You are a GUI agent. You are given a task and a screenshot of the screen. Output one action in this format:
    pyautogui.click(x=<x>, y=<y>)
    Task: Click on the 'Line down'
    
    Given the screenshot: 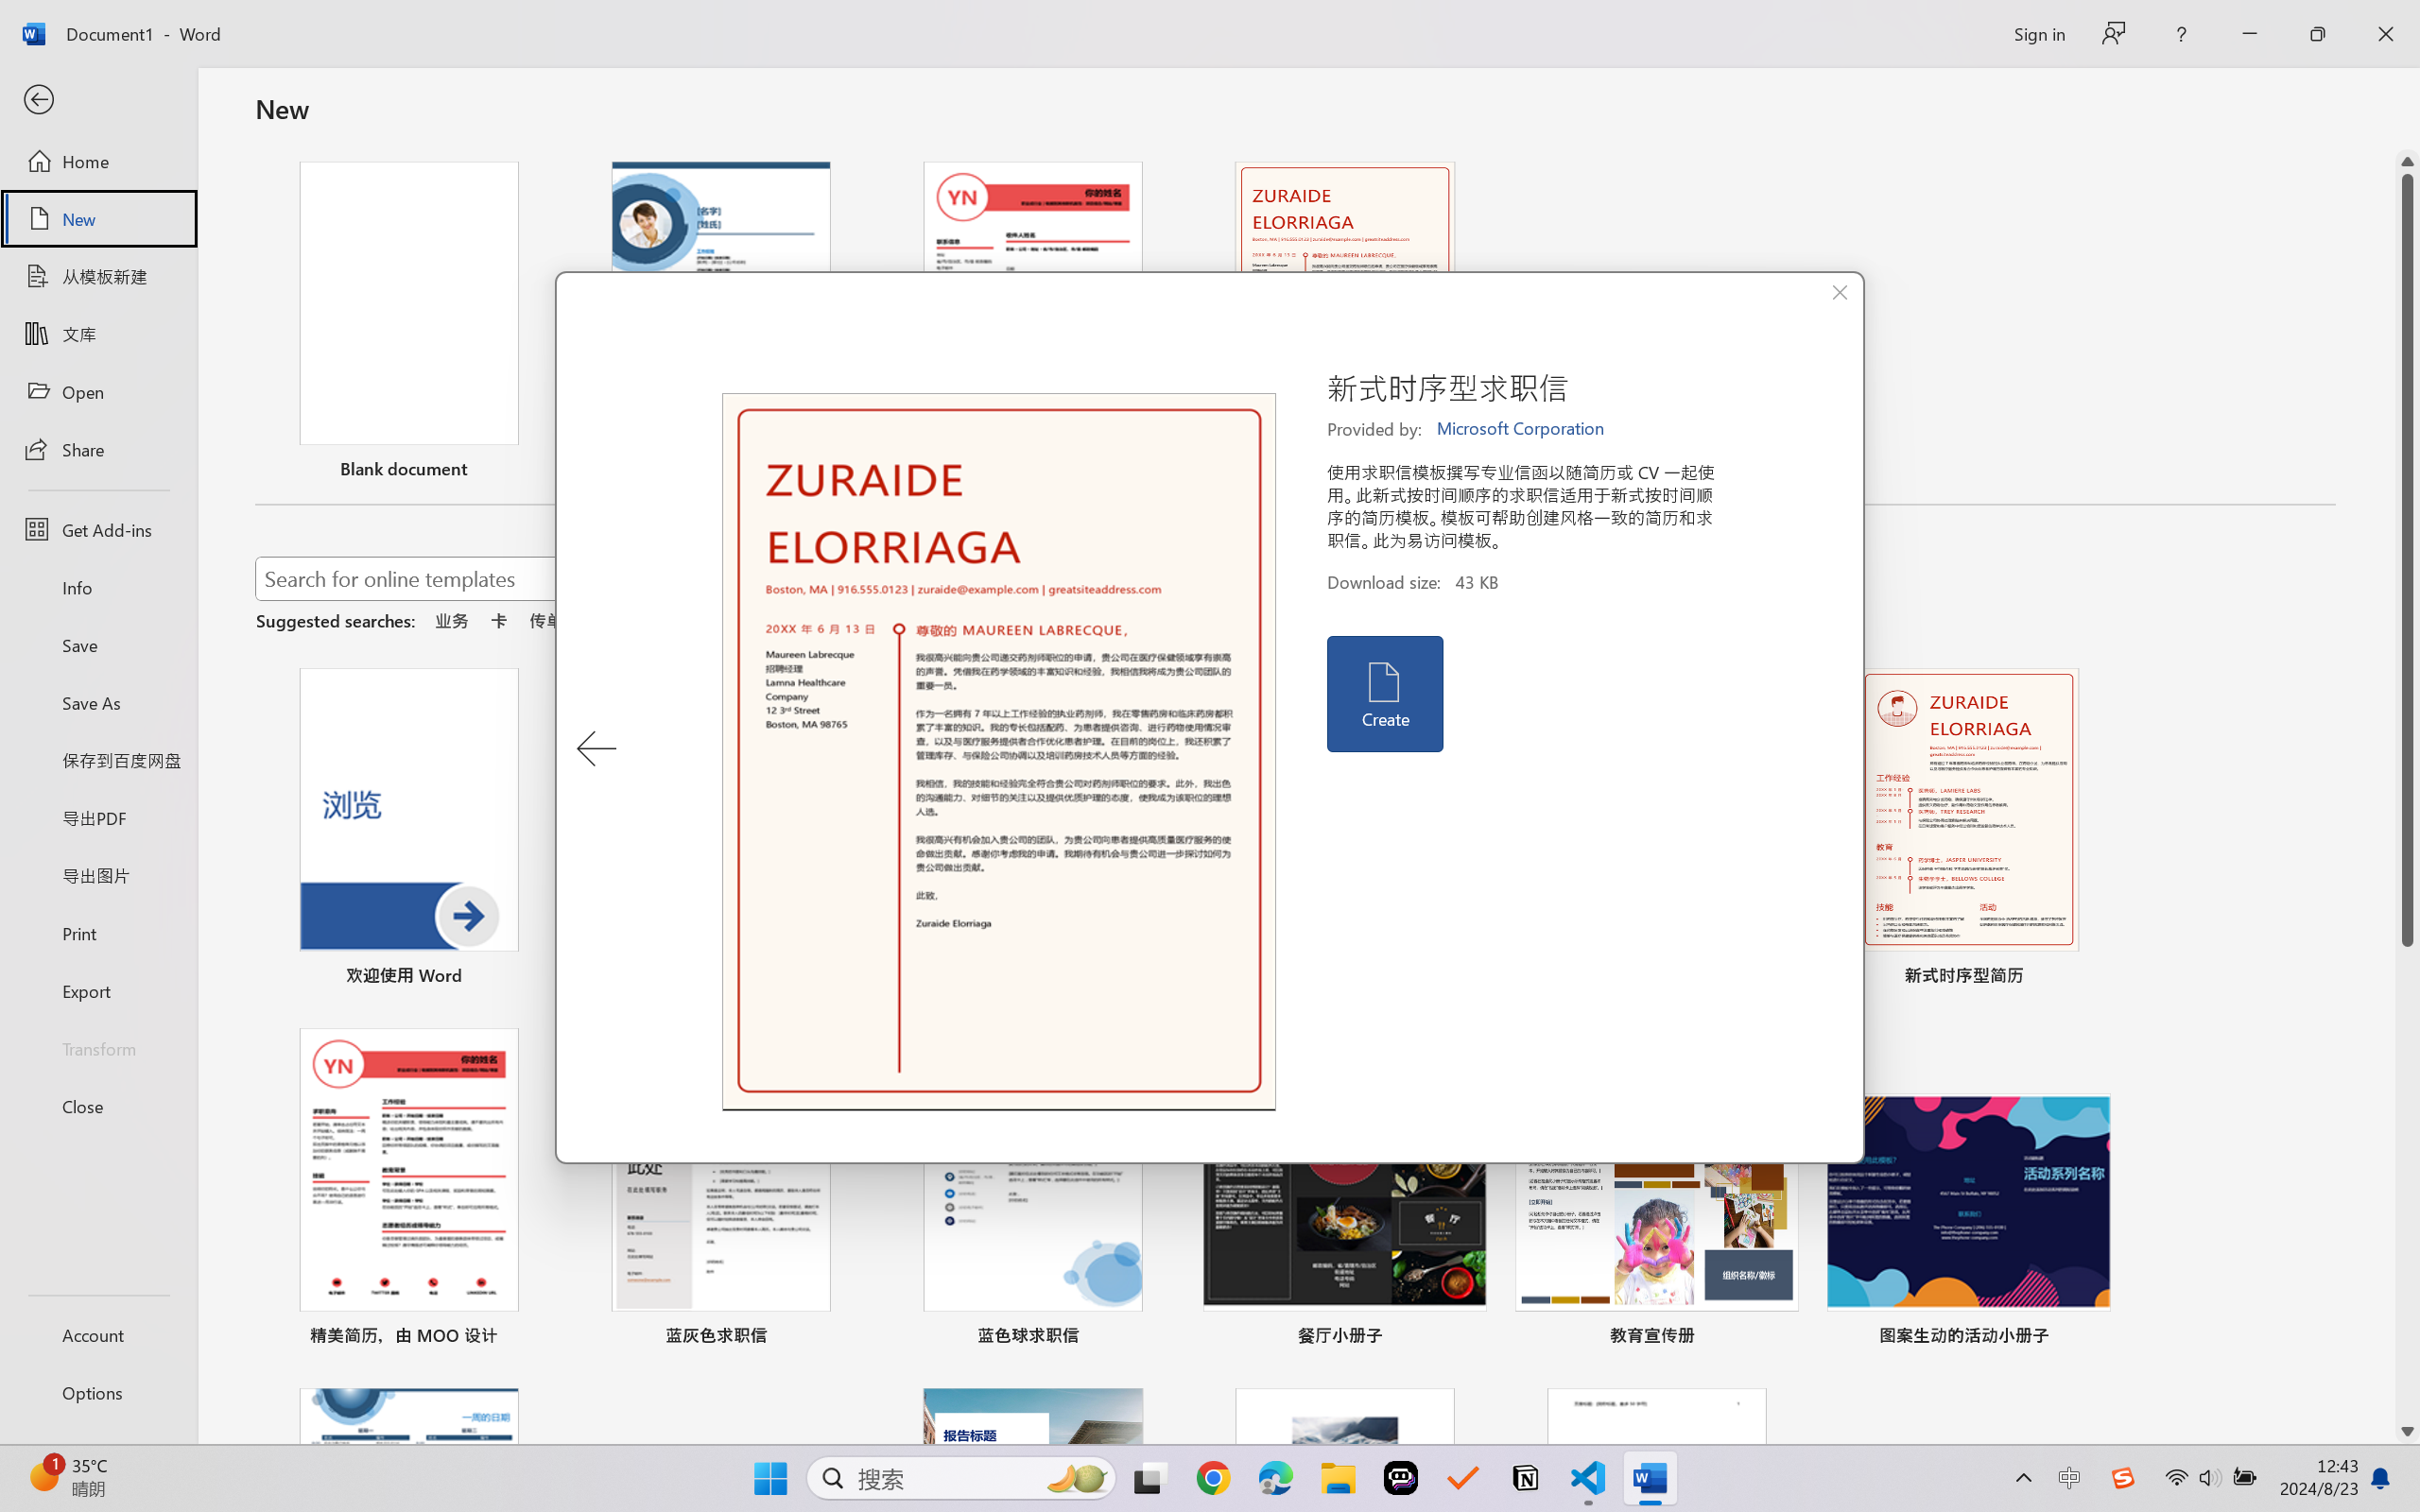 What is the action you would take?
    pyautogui.click(x=2407, y=1432)
    